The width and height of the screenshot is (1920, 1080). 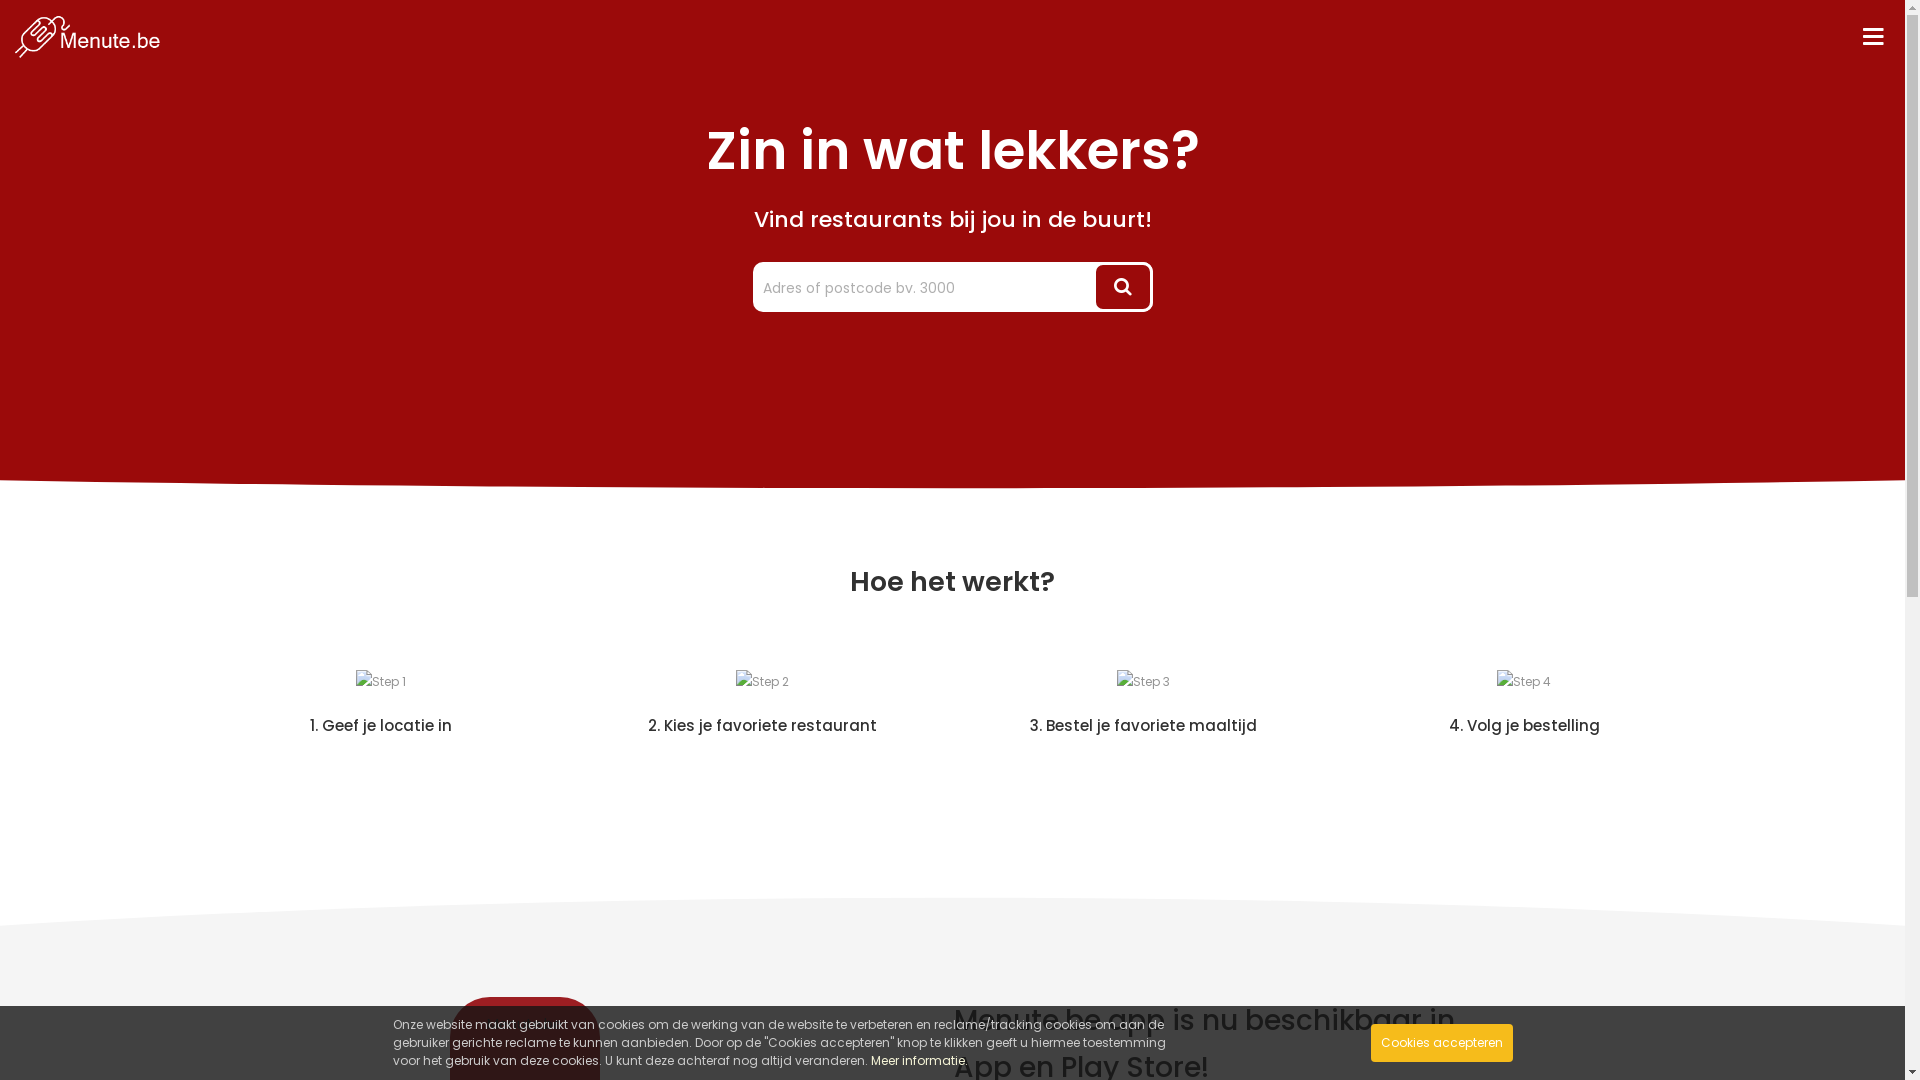 I want to click on 'Meer informatie.', so click(x=869, y=1059).